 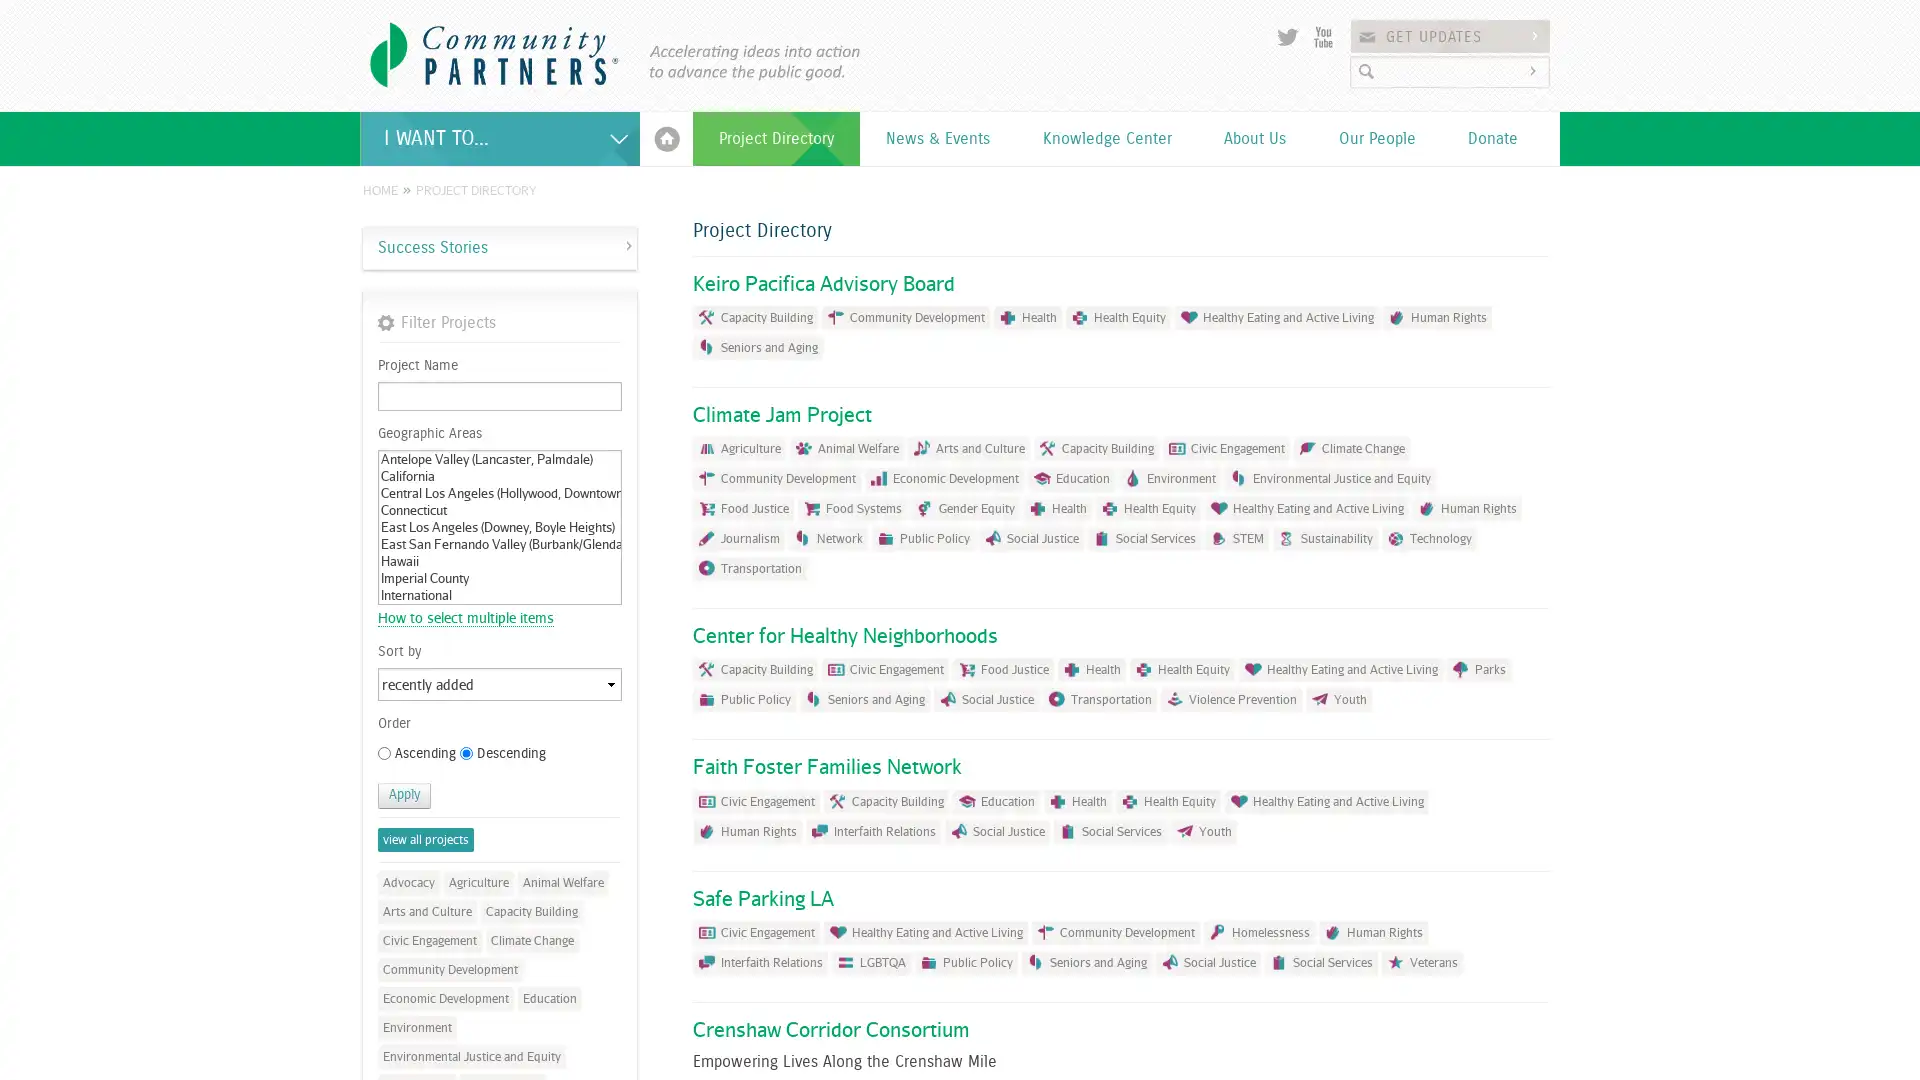 I want to click on Apply, so click(x=403, y=794).